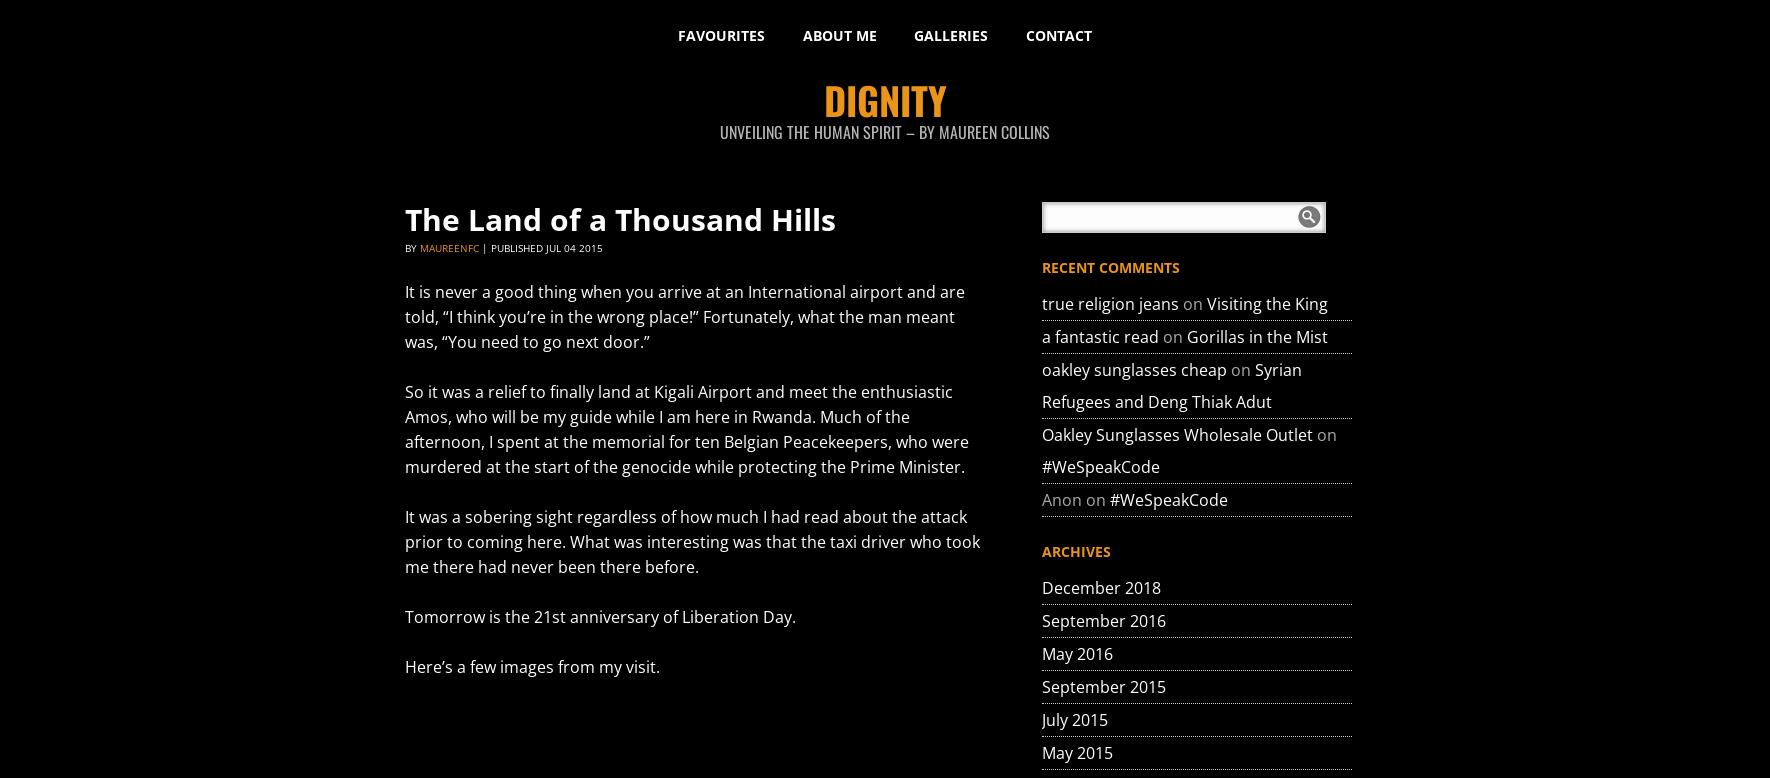  Describe the element at coordinates (403, 429) in the screenshot. I see `'So it was a relief to finally land at Kigali Airport and meet the enthusiastic Amos, who will be my guide while I am here in Rwanda. Much of the afternoon, I spent at the memorial for ten Belgian Peacekeepers, who were murdered at the start of the genocide while protecting the Prime Minister.'` at that location.